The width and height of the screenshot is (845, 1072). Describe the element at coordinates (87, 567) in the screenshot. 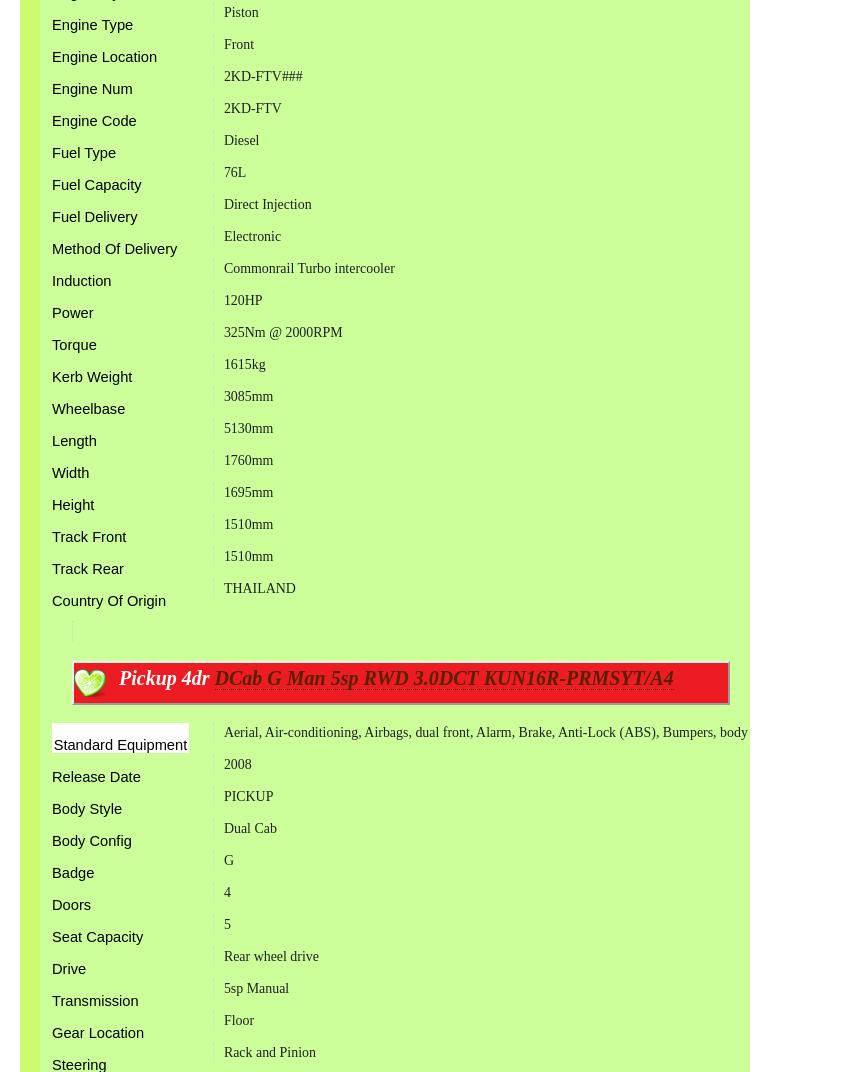

I see `'Track Rear'` at that location.